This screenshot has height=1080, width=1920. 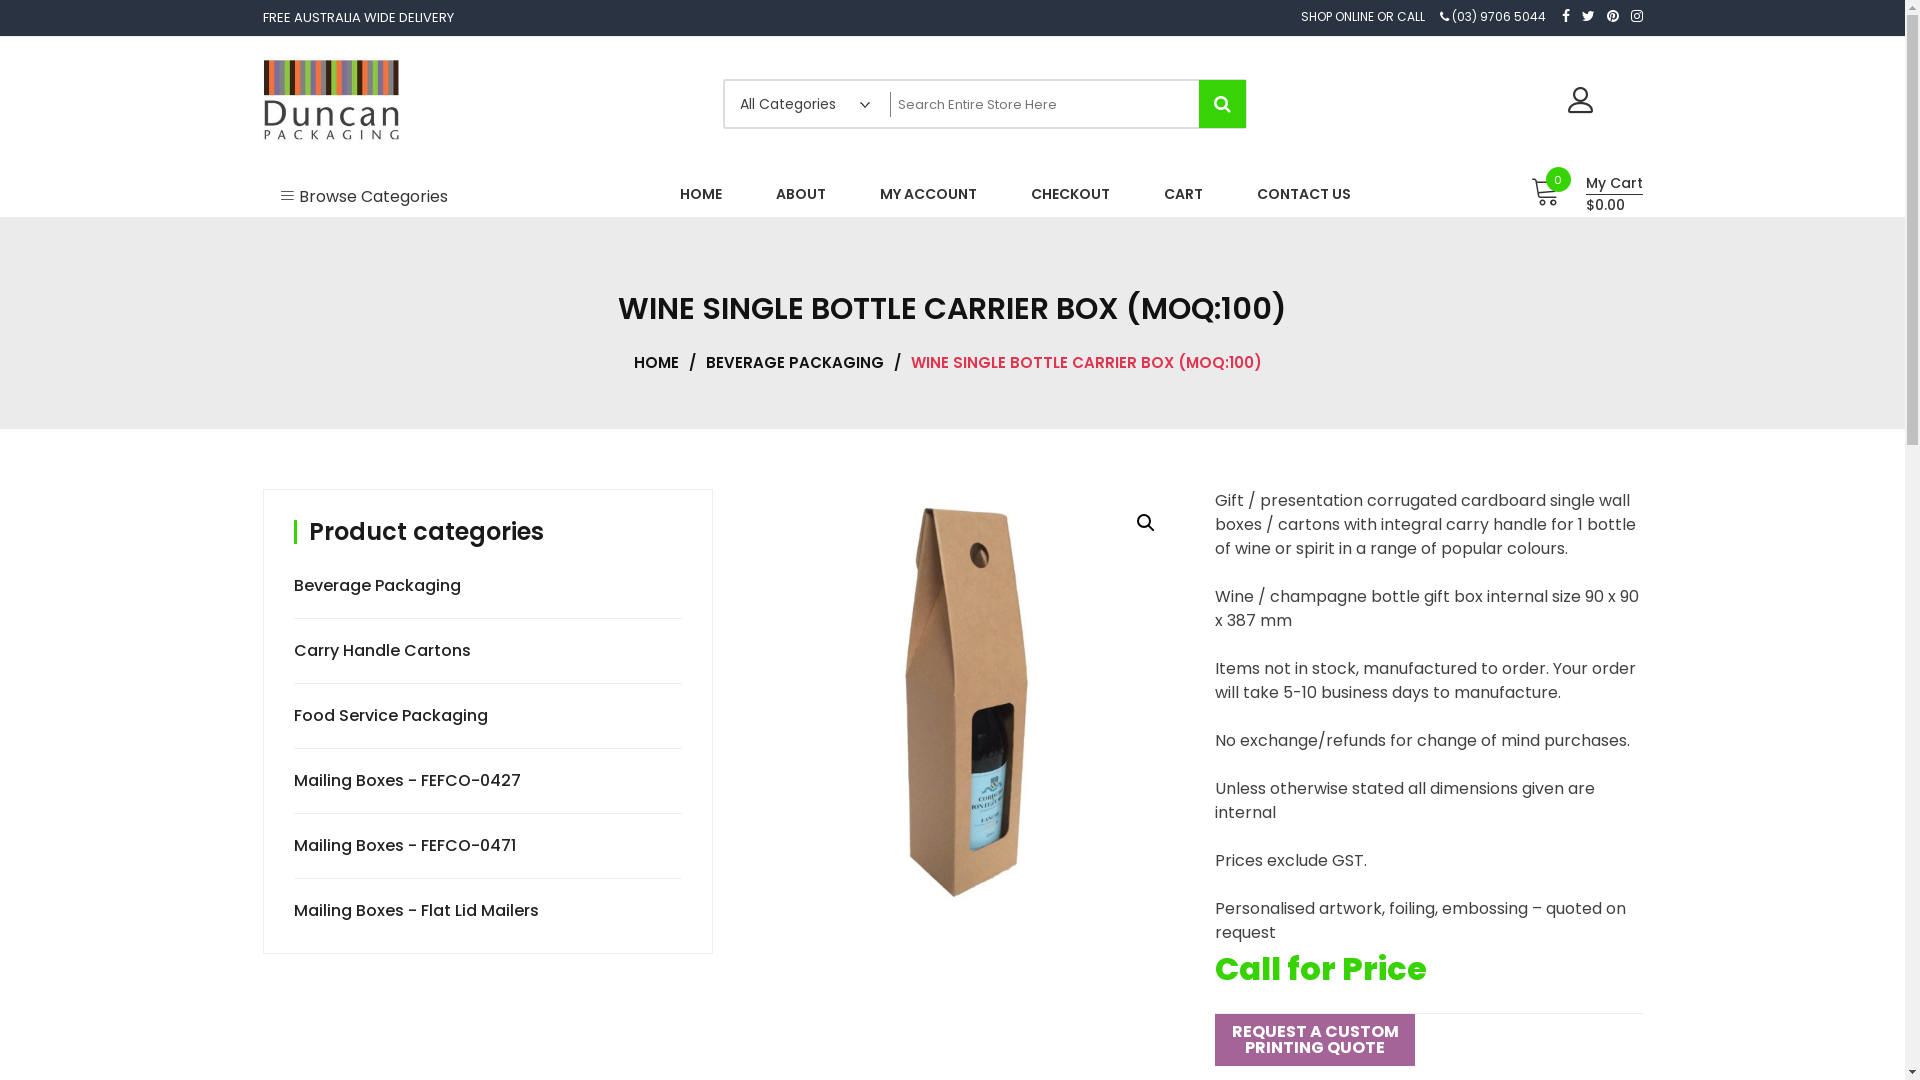 I want to click on 'CHECKOUT', so click(x=1069, y=194).